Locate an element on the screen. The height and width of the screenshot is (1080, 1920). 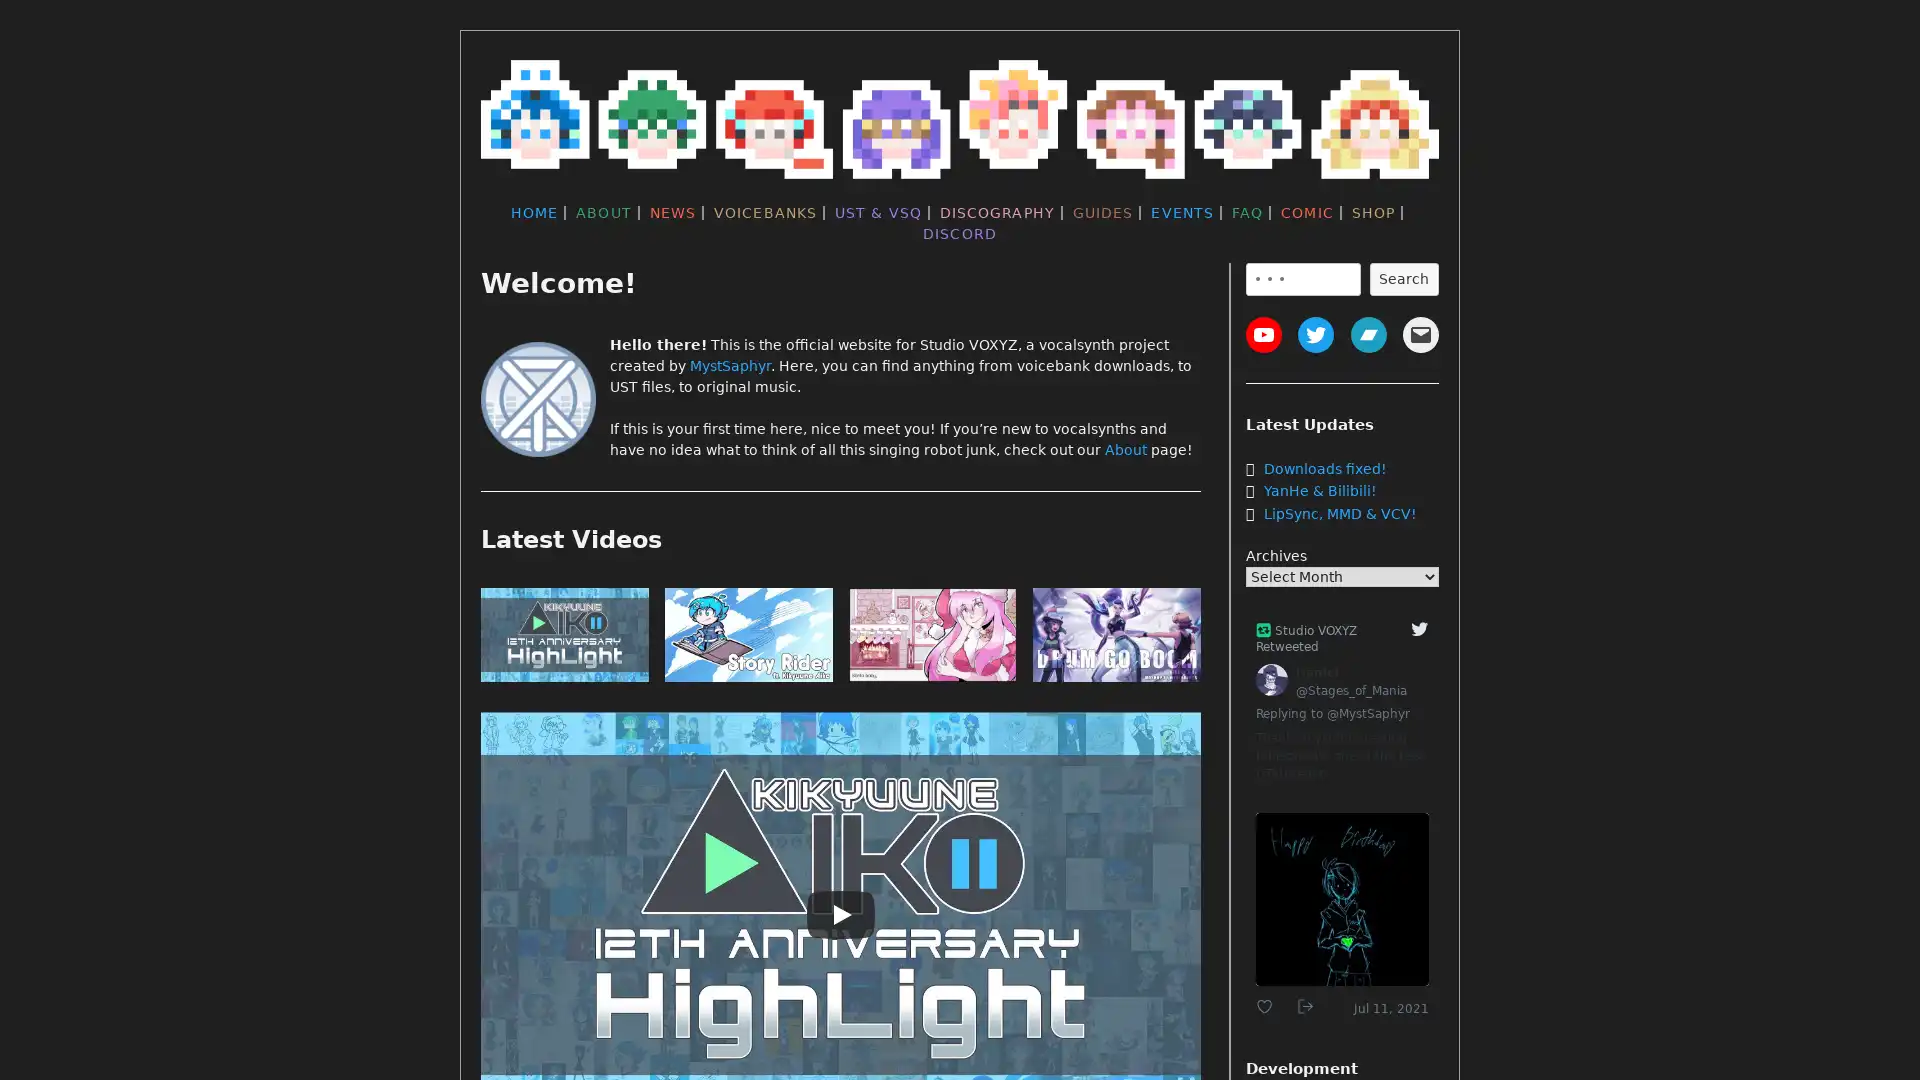
Play is located at coordinates (840, 914).